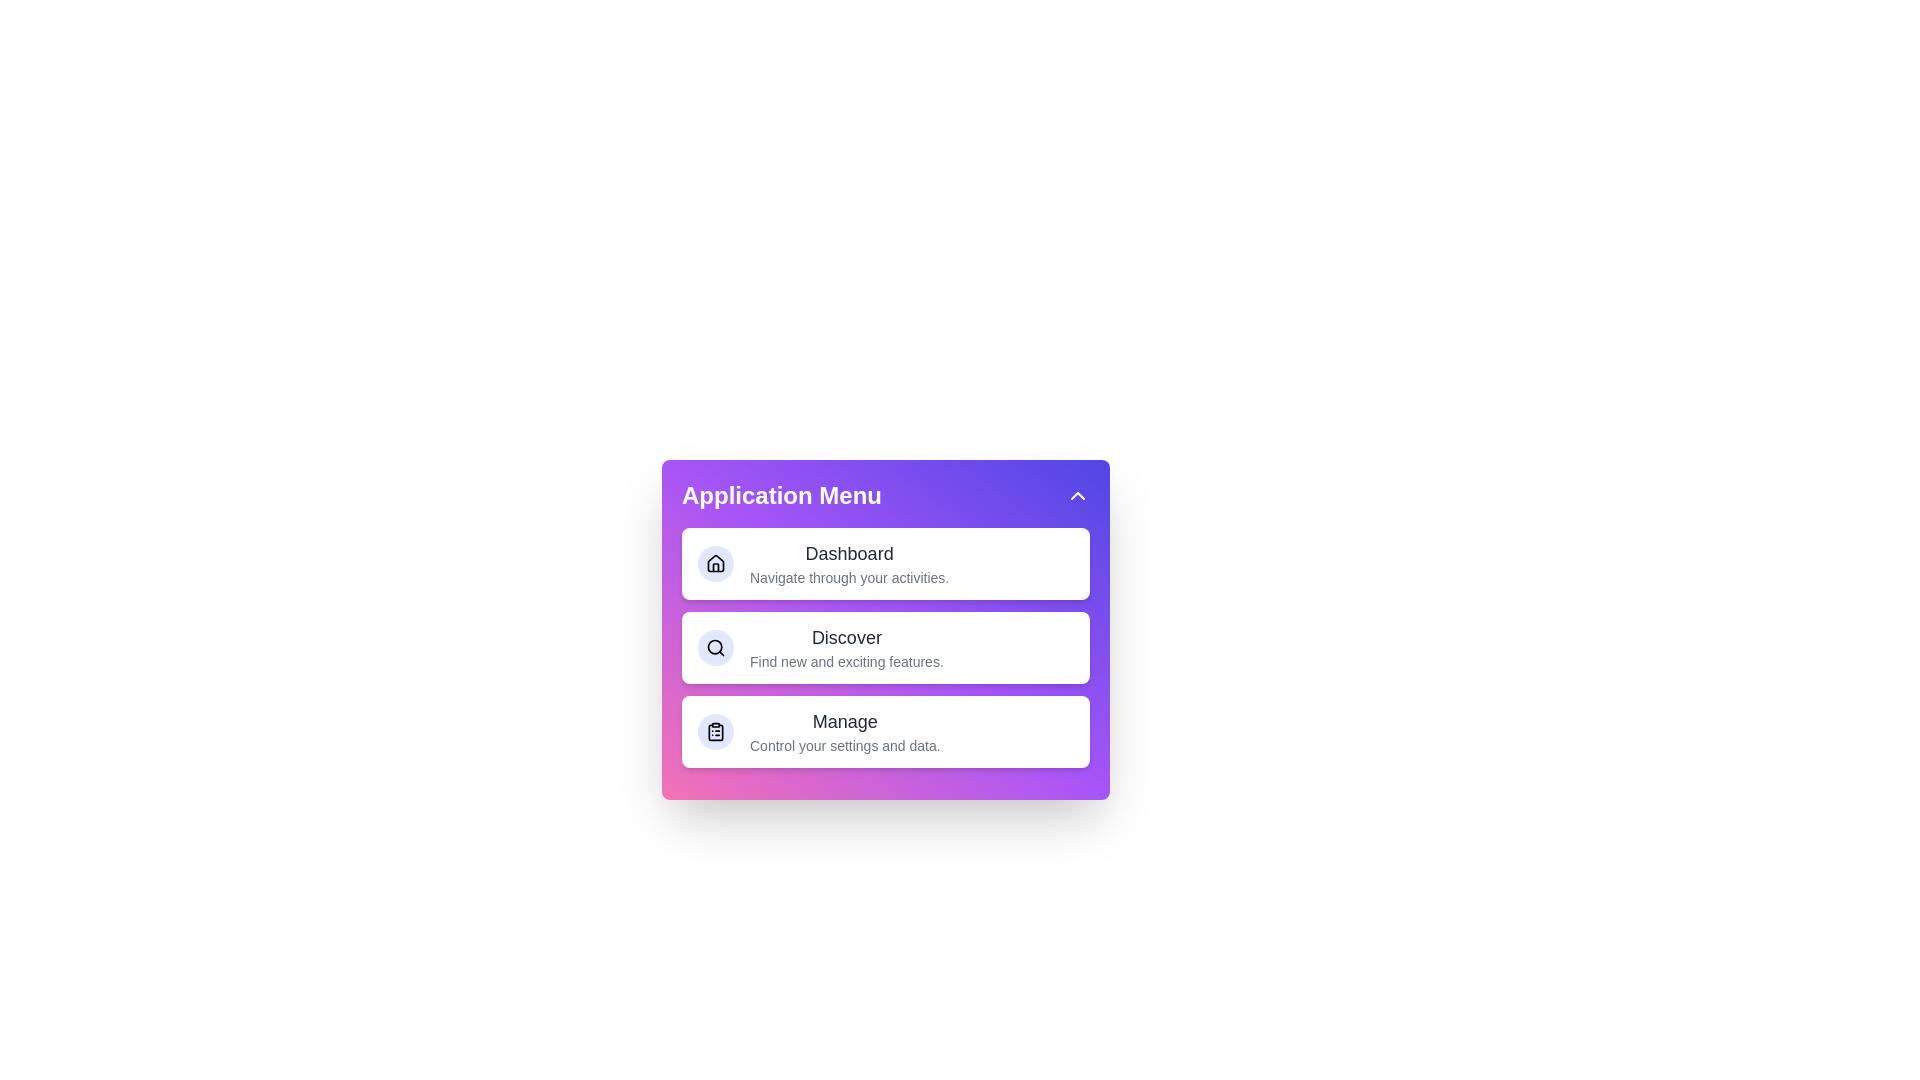 Image resolution: width=1920 pixels, height=1080 pixels. I want to click on arrow button in the header to toggle the menu visibility, so click(1077, 495).